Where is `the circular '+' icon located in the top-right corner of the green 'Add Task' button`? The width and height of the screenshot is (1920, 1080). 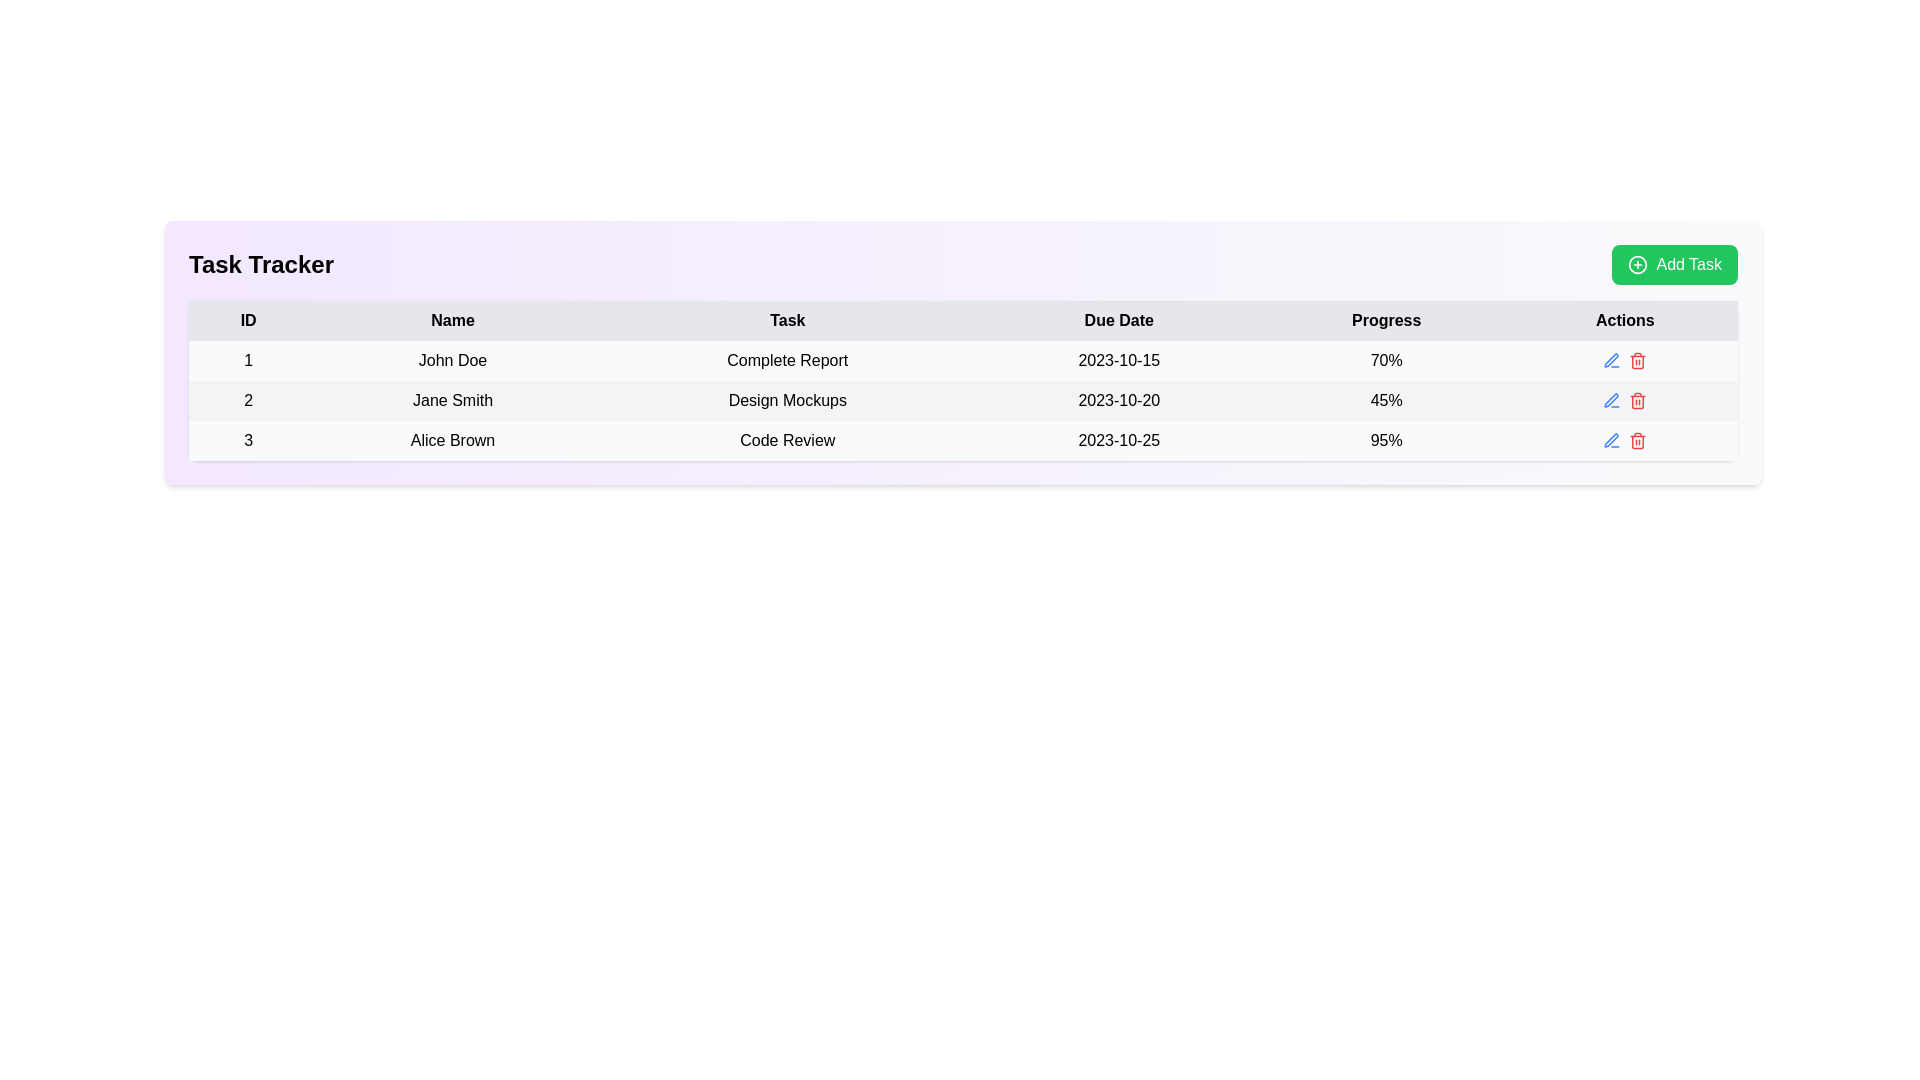 the circular '+' icon located in the top-right corner of the green 'Add Task' button is located at coordinates (1638, 264).